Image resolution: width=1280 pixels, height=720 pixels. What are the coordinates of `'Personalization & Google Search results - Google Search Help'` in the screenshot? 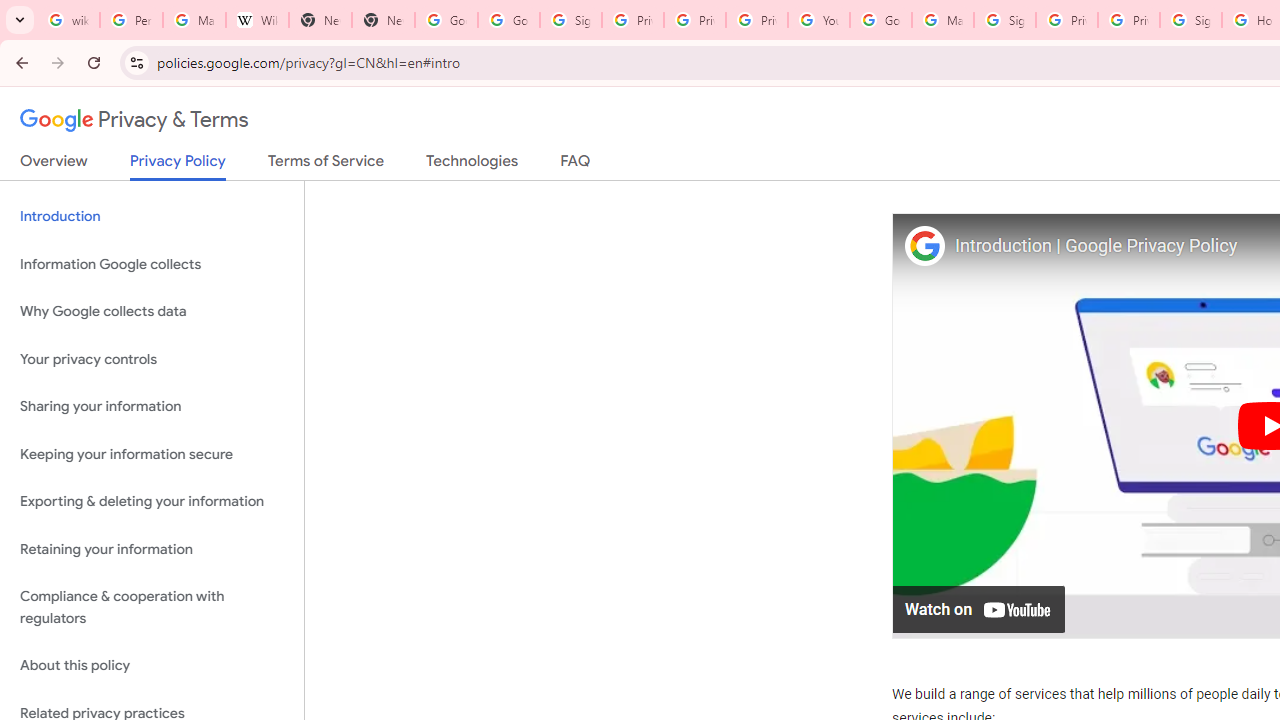 It's located at (130, 20).